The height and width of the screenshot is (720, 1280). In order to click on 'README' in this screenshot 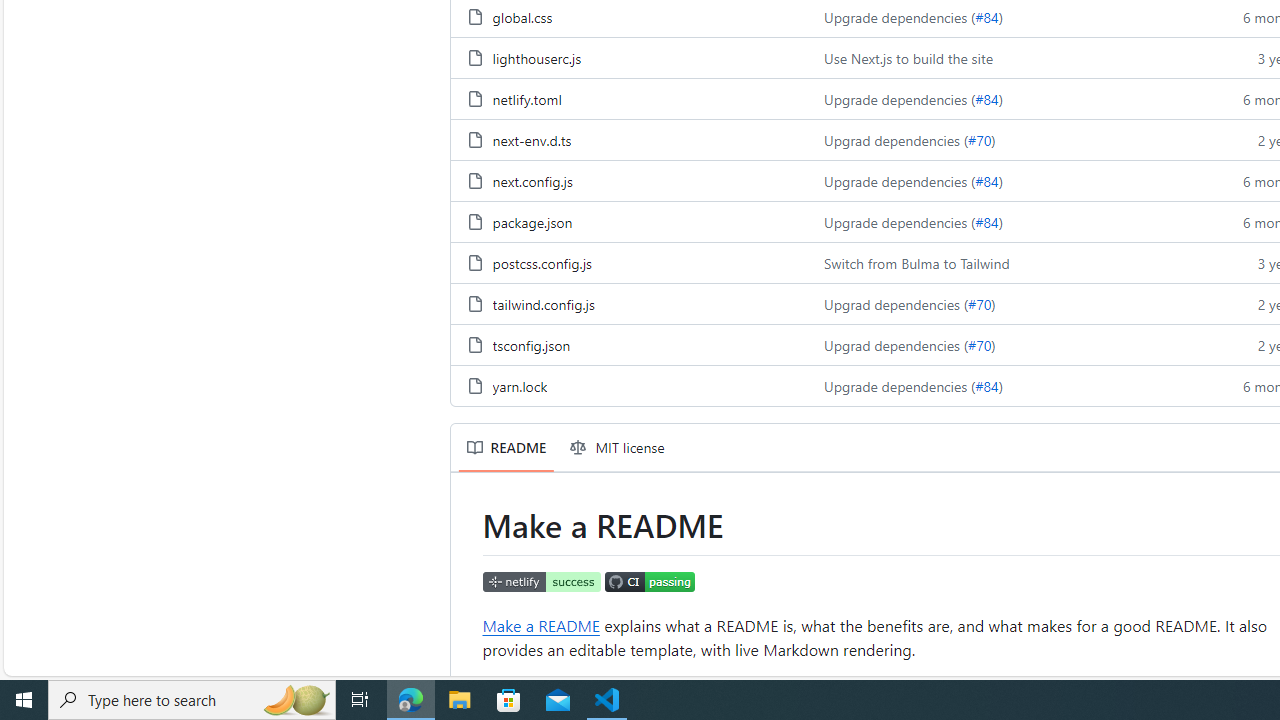, I will do `click(506, 446)`.